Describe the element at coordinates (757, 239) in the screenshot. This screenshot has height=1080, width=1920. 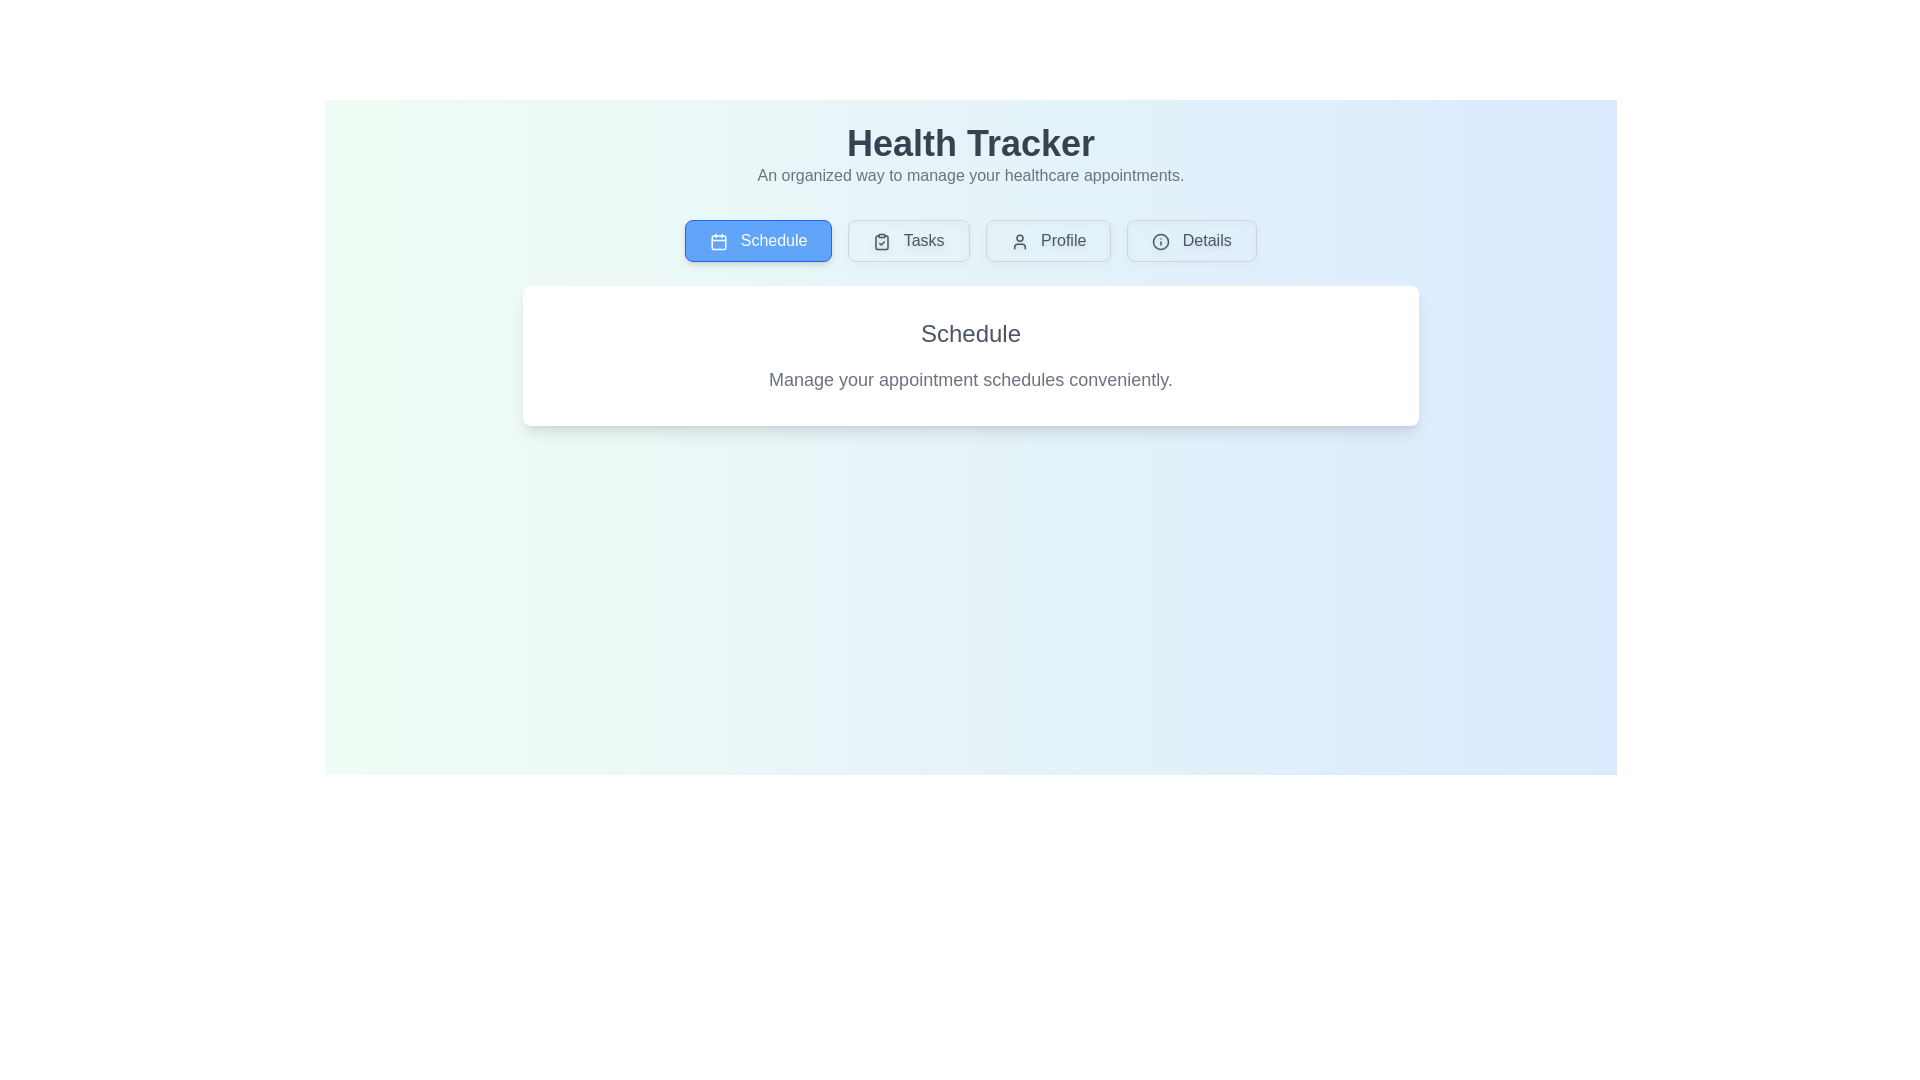
I see `the tab button labeled Schedule` at that location.